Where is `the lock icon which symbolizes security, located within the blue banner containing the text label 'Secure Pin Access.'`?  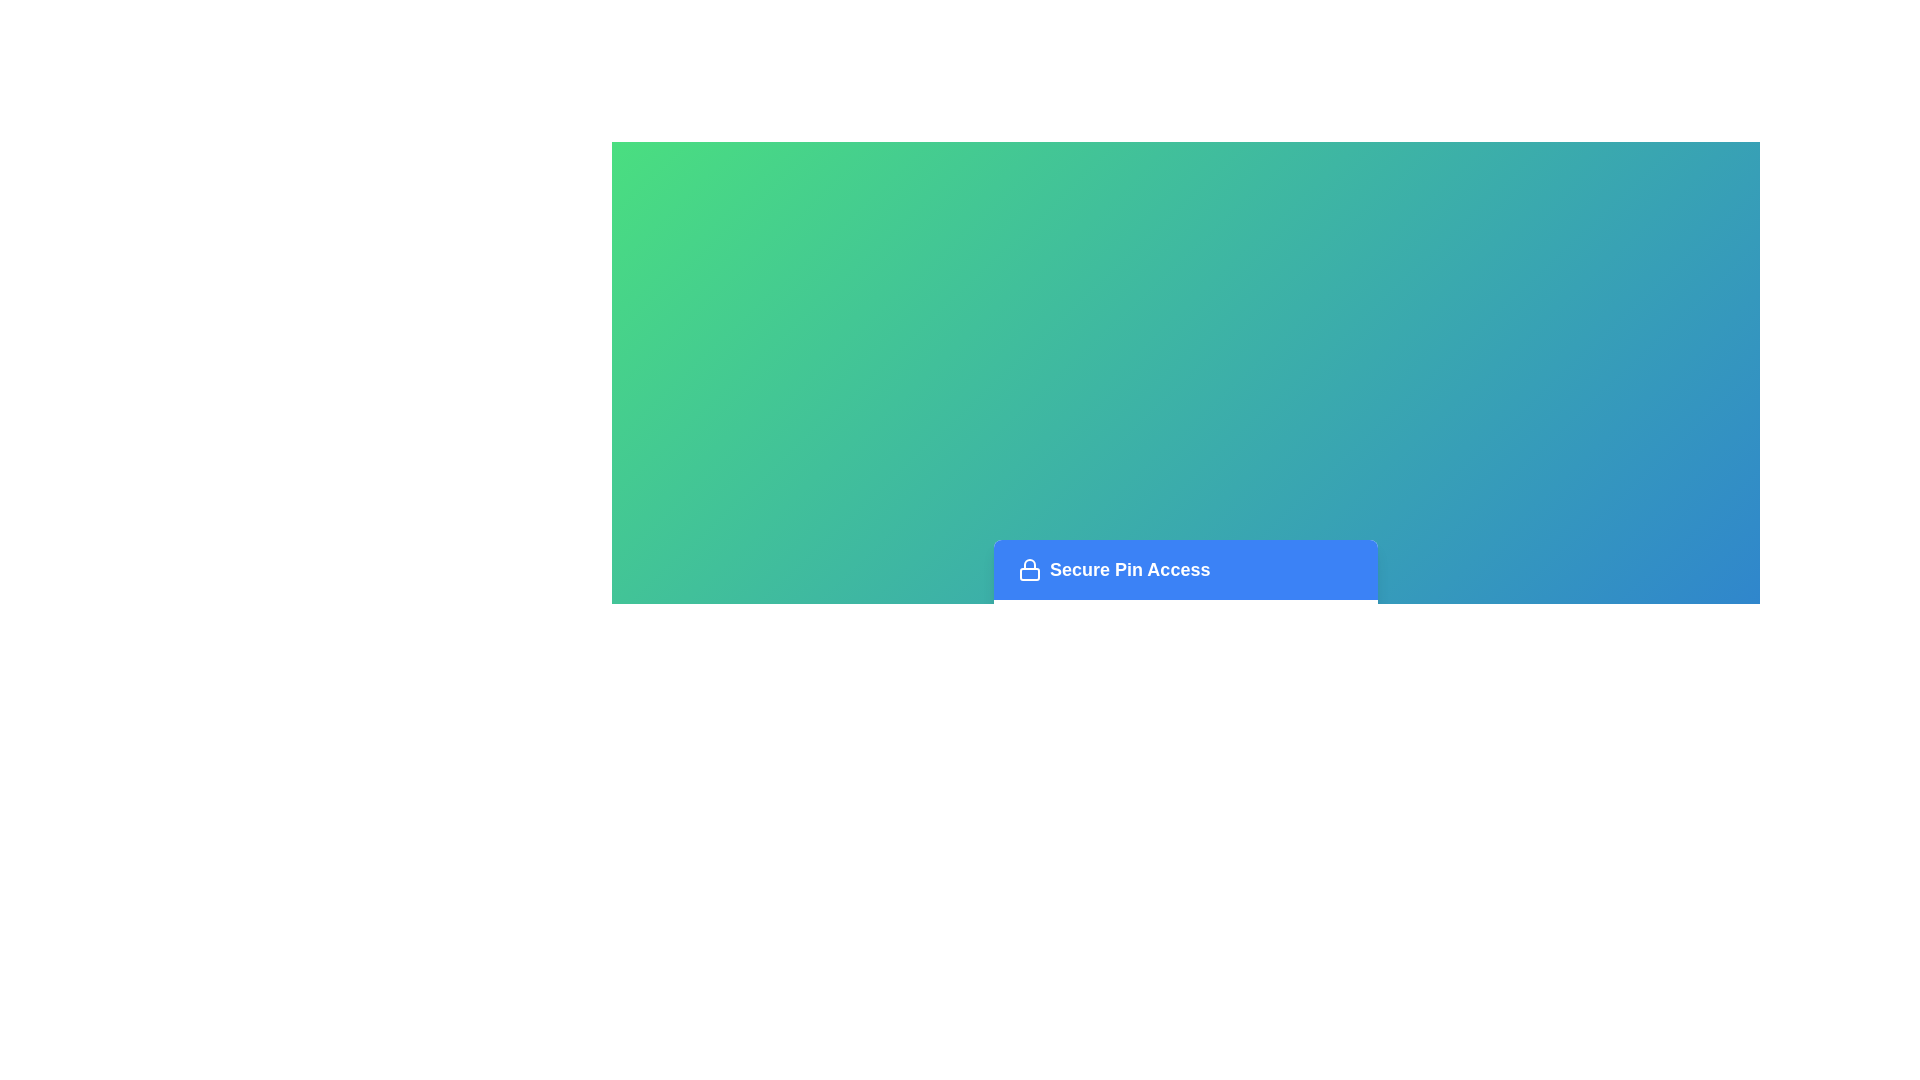
the lock icon which symbolizes security, located within the blue banner containing the text label 'Secure Pin Access.' is located at coordinates (1030, 570).